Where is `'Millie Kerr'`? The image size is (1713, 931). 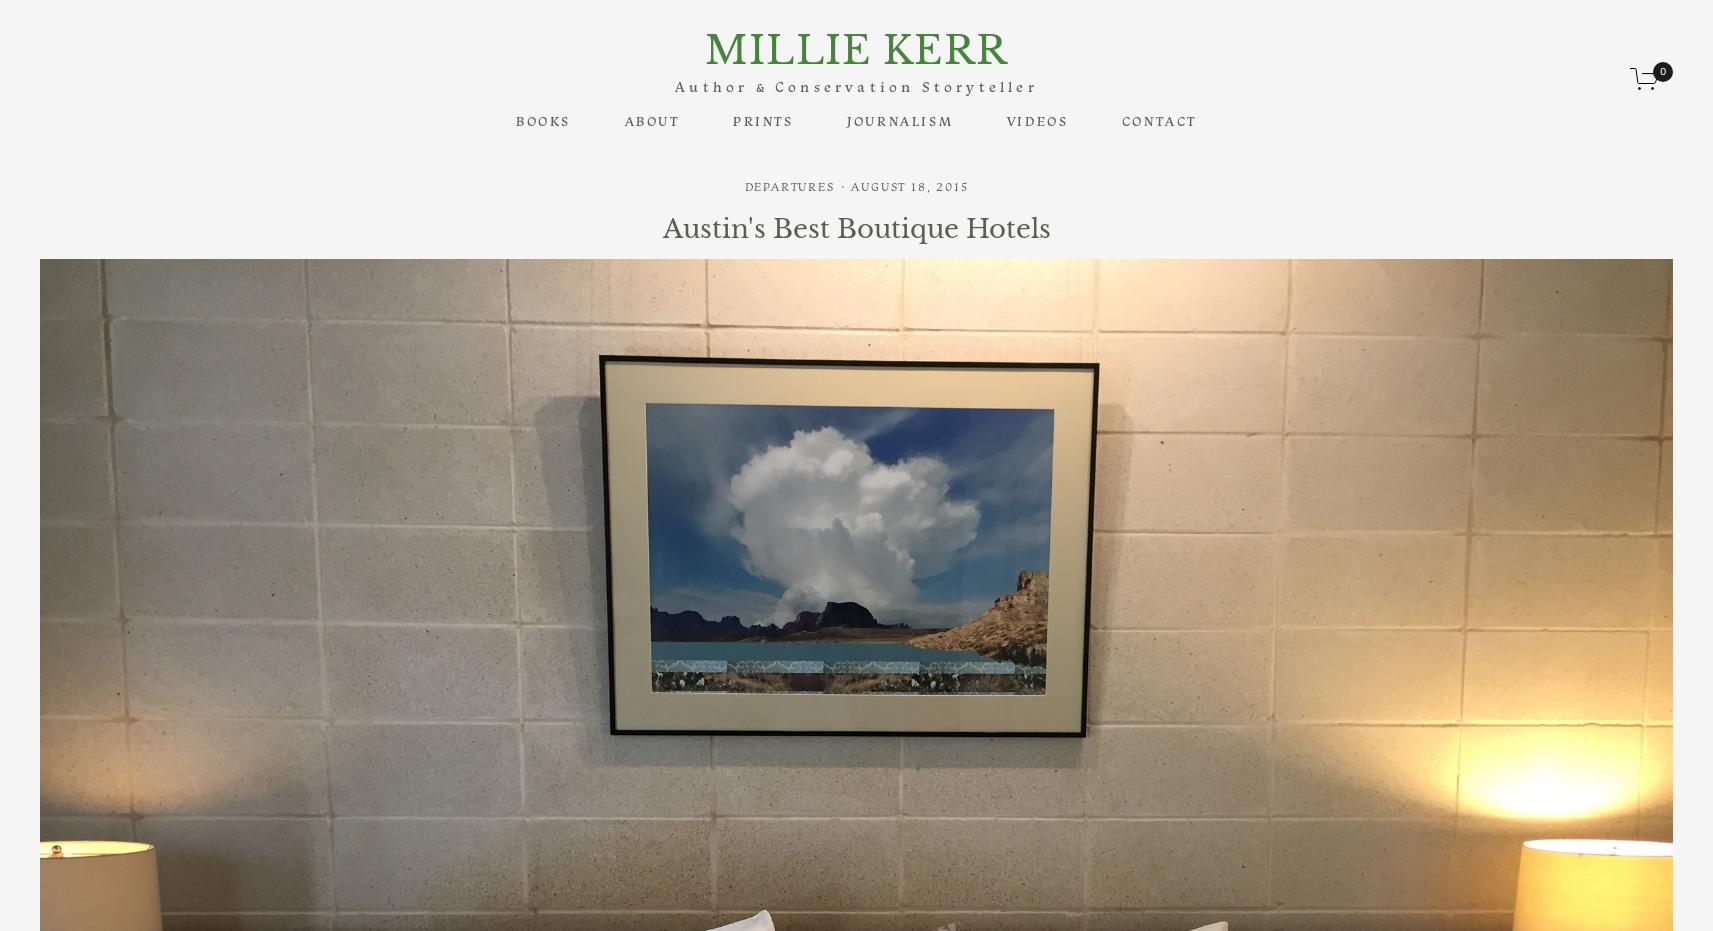 'Millie Kerr' is located at coordinates (854, 48).